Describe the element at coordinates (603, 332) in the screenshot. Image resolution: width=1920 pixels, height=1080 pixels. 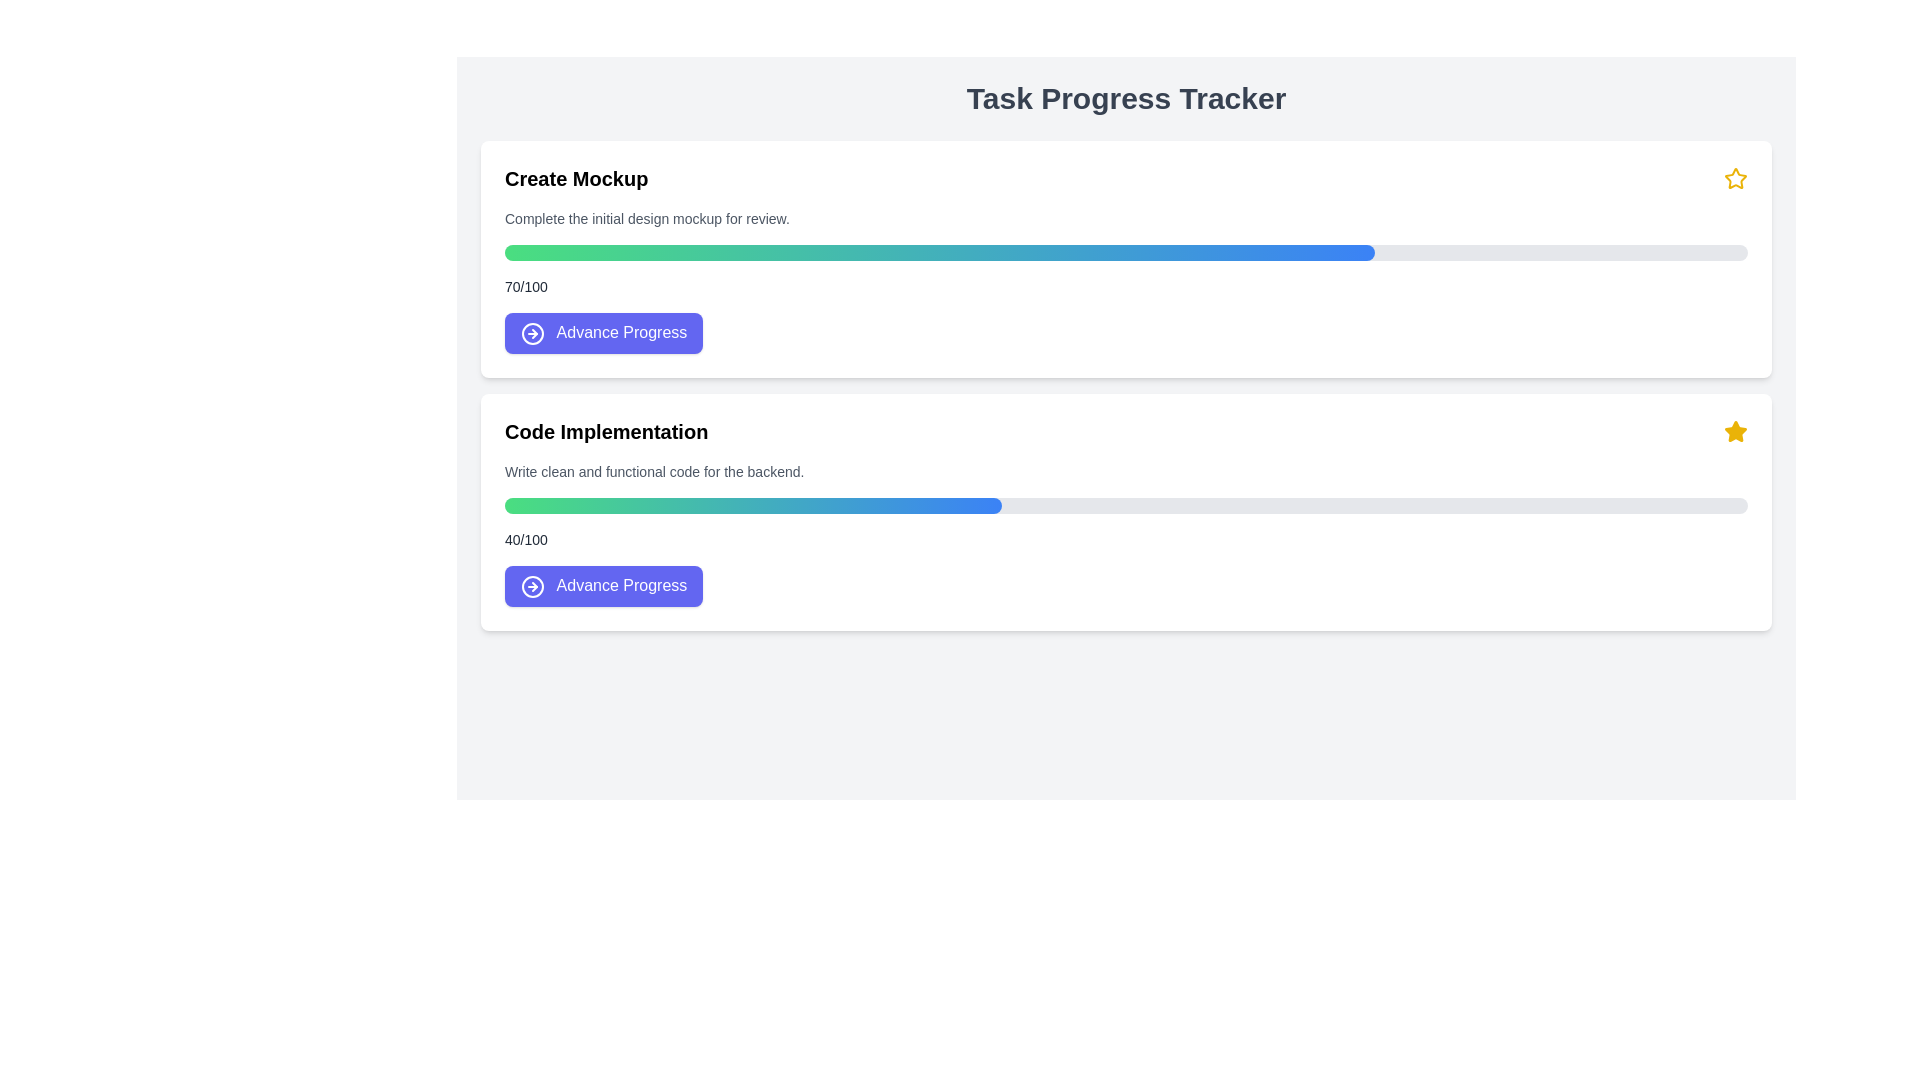
I see `the 'Advance Progress' button, which is a rectangular button with a purple background and a white circular arrow icon, located below a progress bar in the 'Create Mockup' task card, to change its appearance` at that location.